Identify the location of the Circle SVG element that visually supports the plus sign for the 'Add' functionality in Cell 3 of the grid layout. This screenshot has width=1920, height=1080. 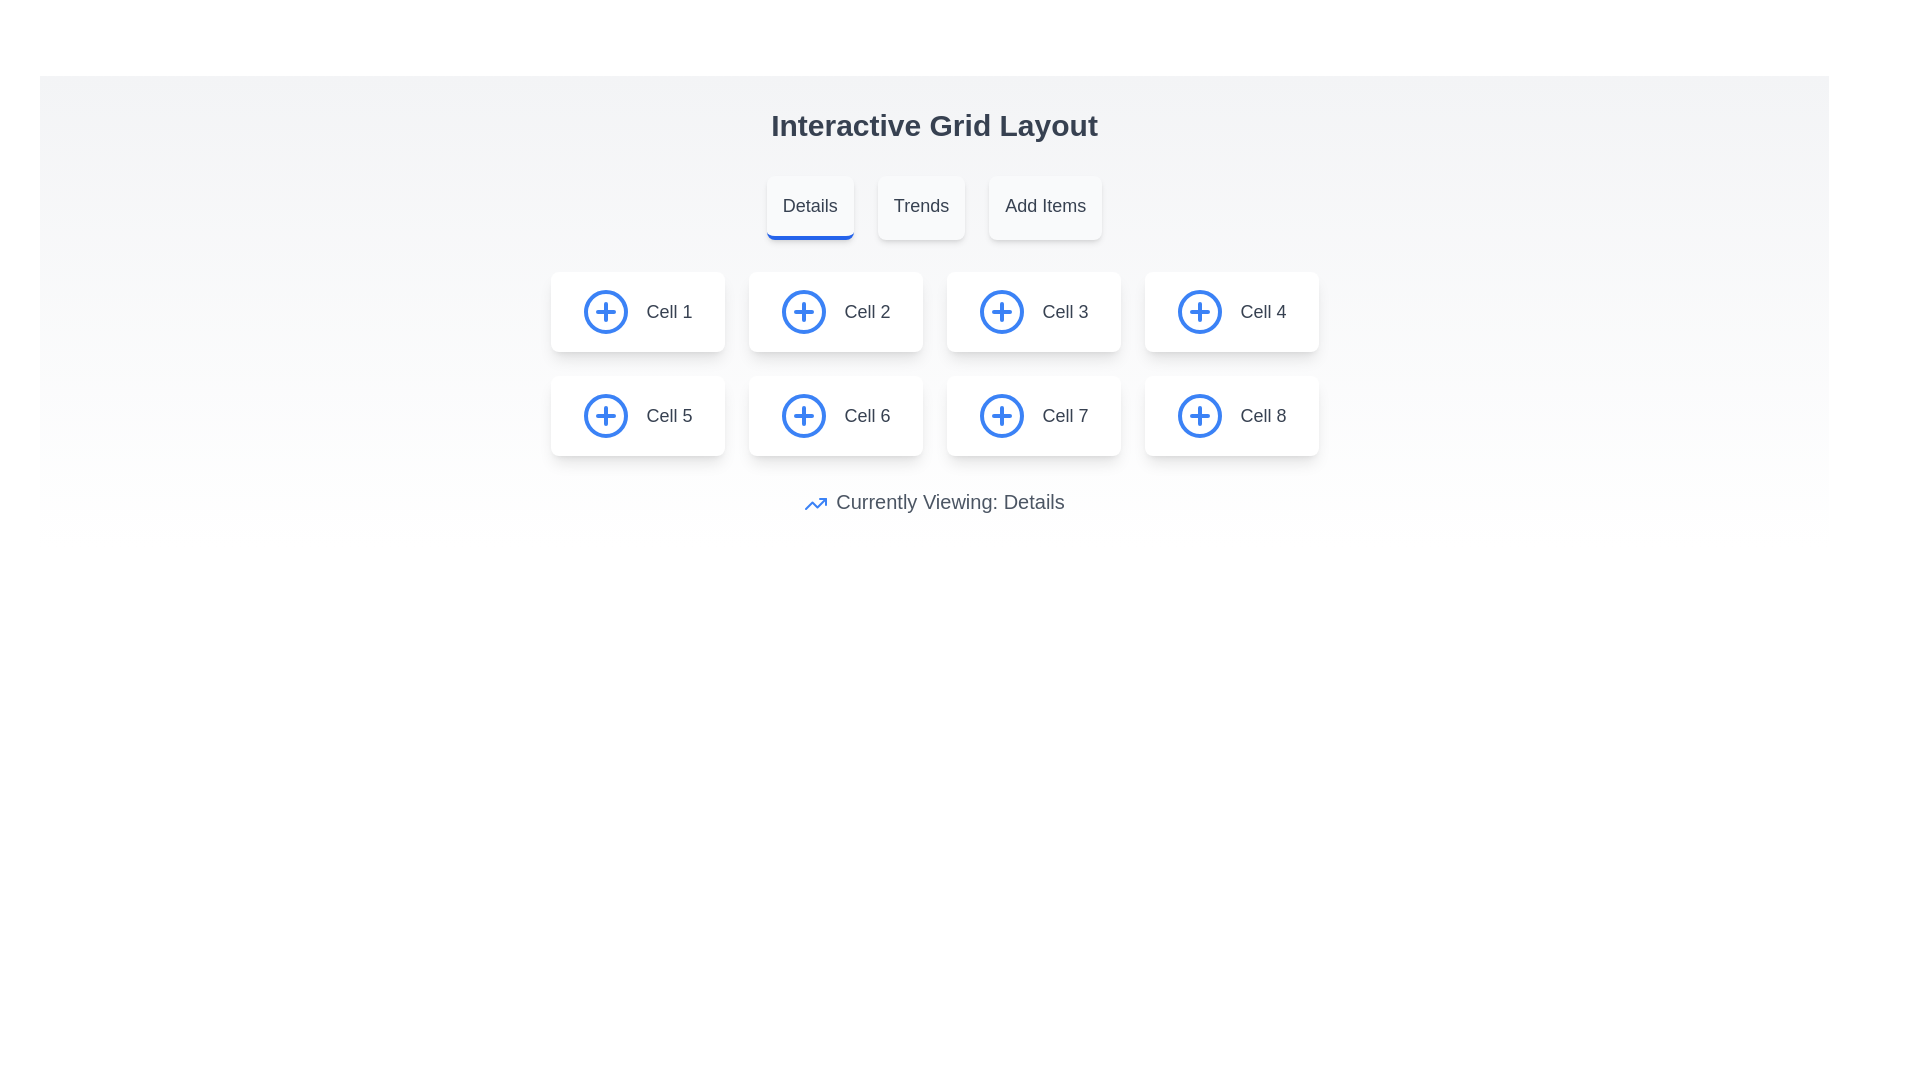
(1002, 312).